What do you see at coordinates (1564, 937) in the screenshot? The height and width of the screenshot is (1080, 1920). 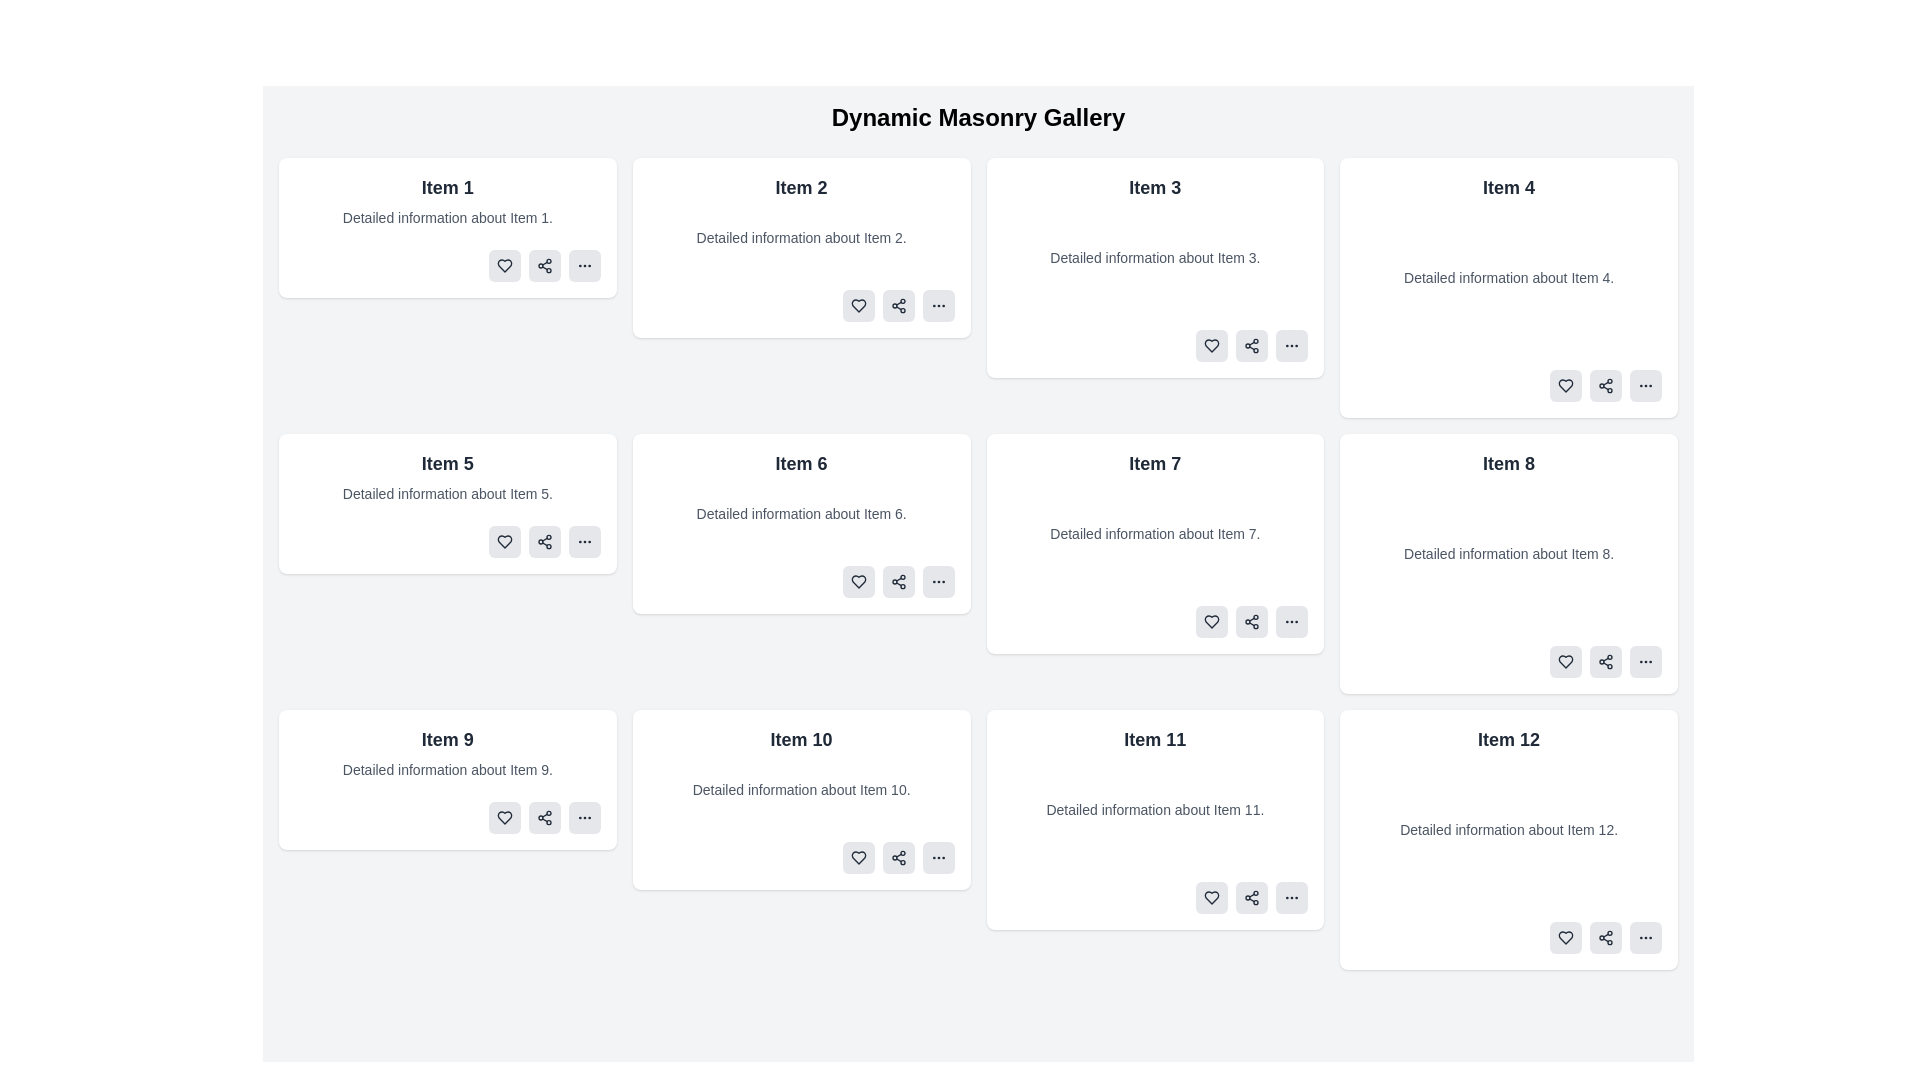 I see `the heart-shaped SVG icon located in the bottom-right corner of the 'Item 12' card, which allows users to mark the item as liked` at bounding box center [1564, 937].